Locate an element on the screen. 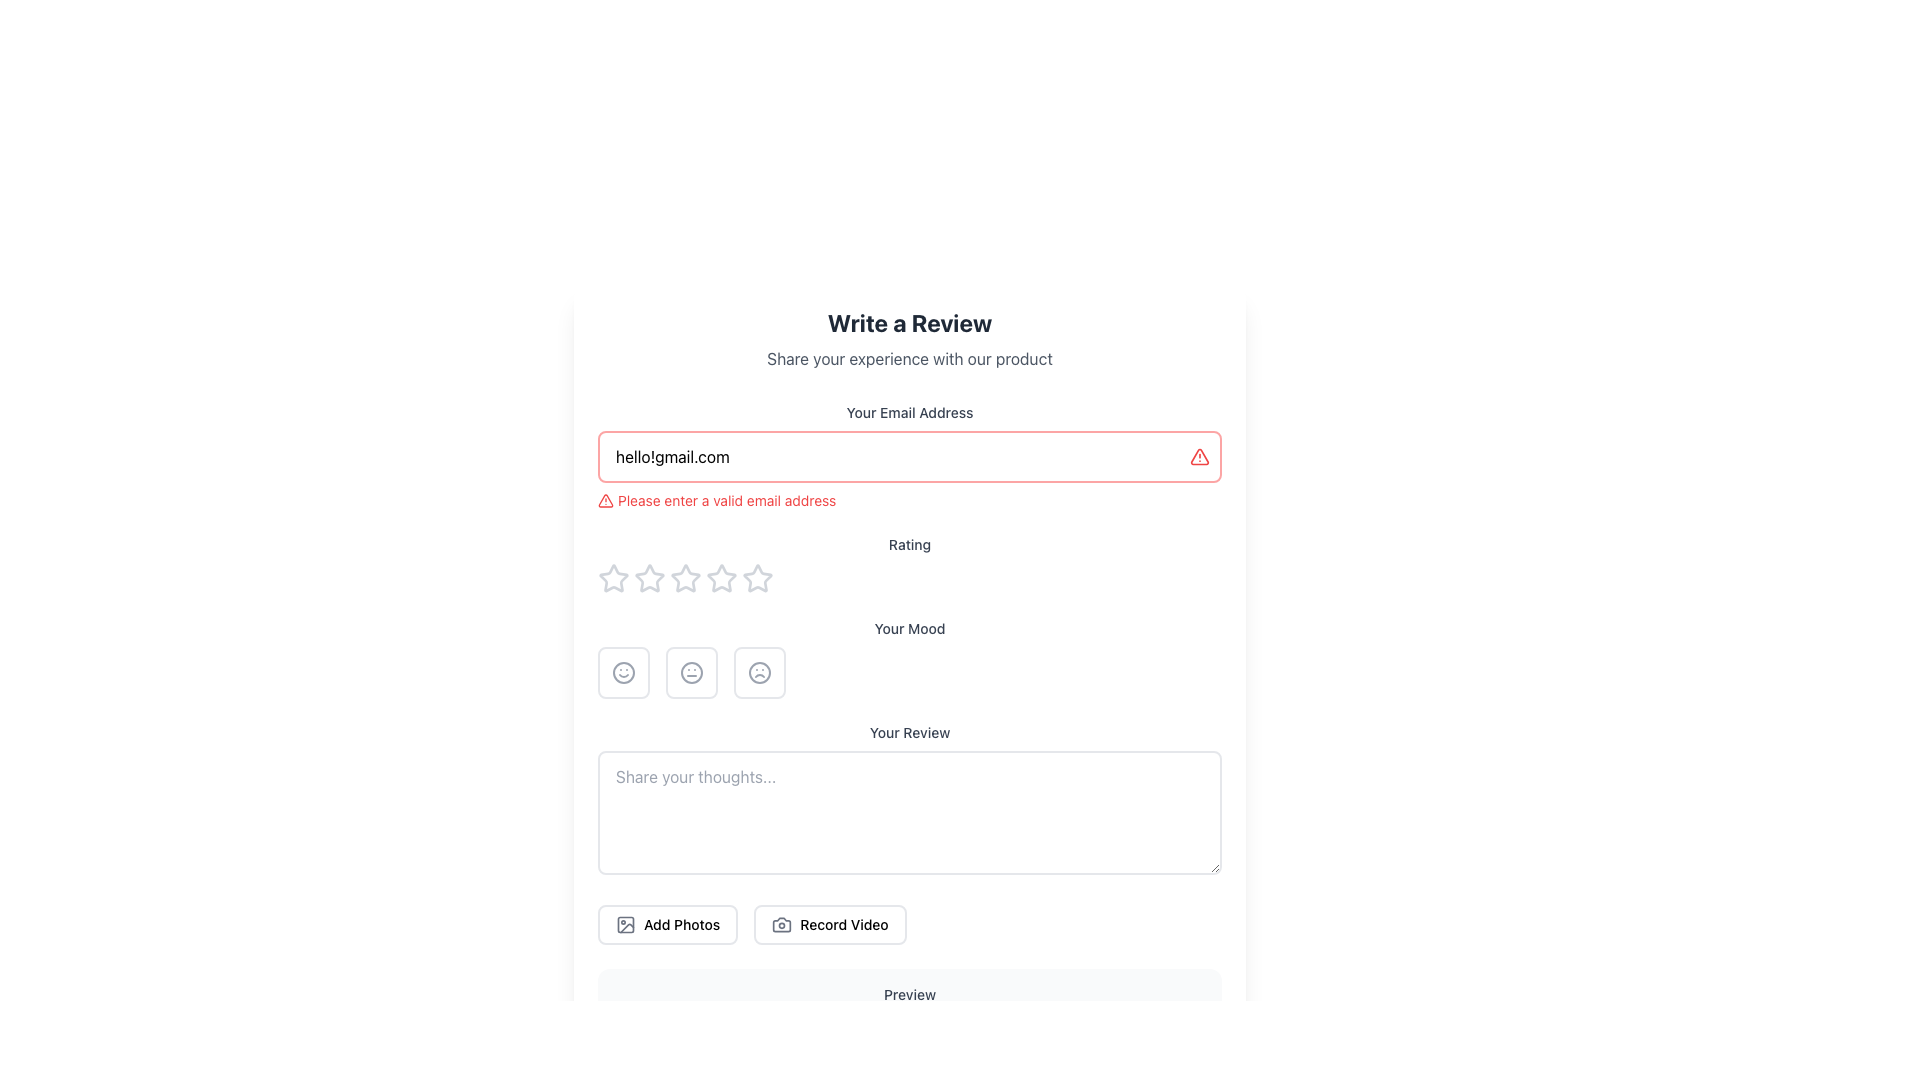 This screenshot has width=1920, height=1080. the Warning icon, which is an animated triangle-shaped alert icon with a pulsing red effect, located to the right side of the 'Your Email Address' input field is located at coordinates (1200, 456).